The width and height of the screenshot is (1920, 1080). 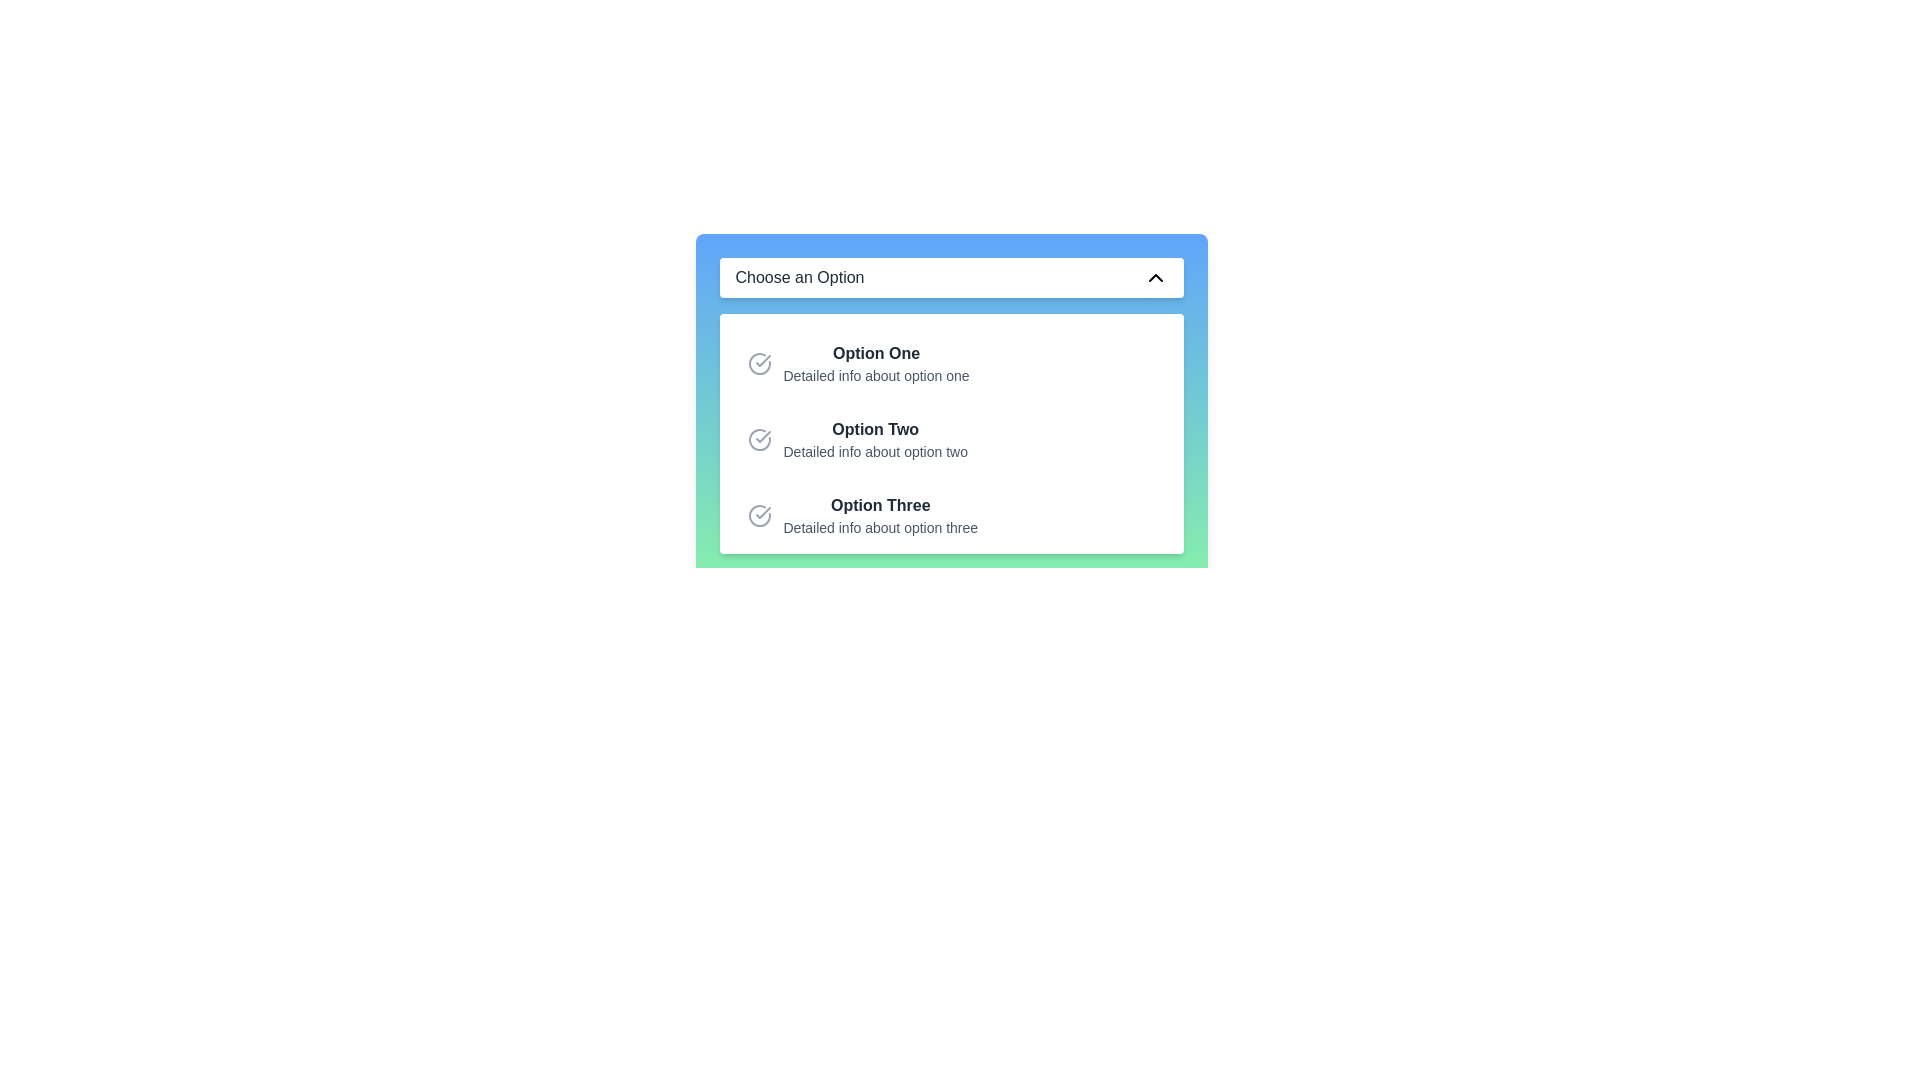 I want to click on the Checkmark Circle icon, so click(x=758, y=515).